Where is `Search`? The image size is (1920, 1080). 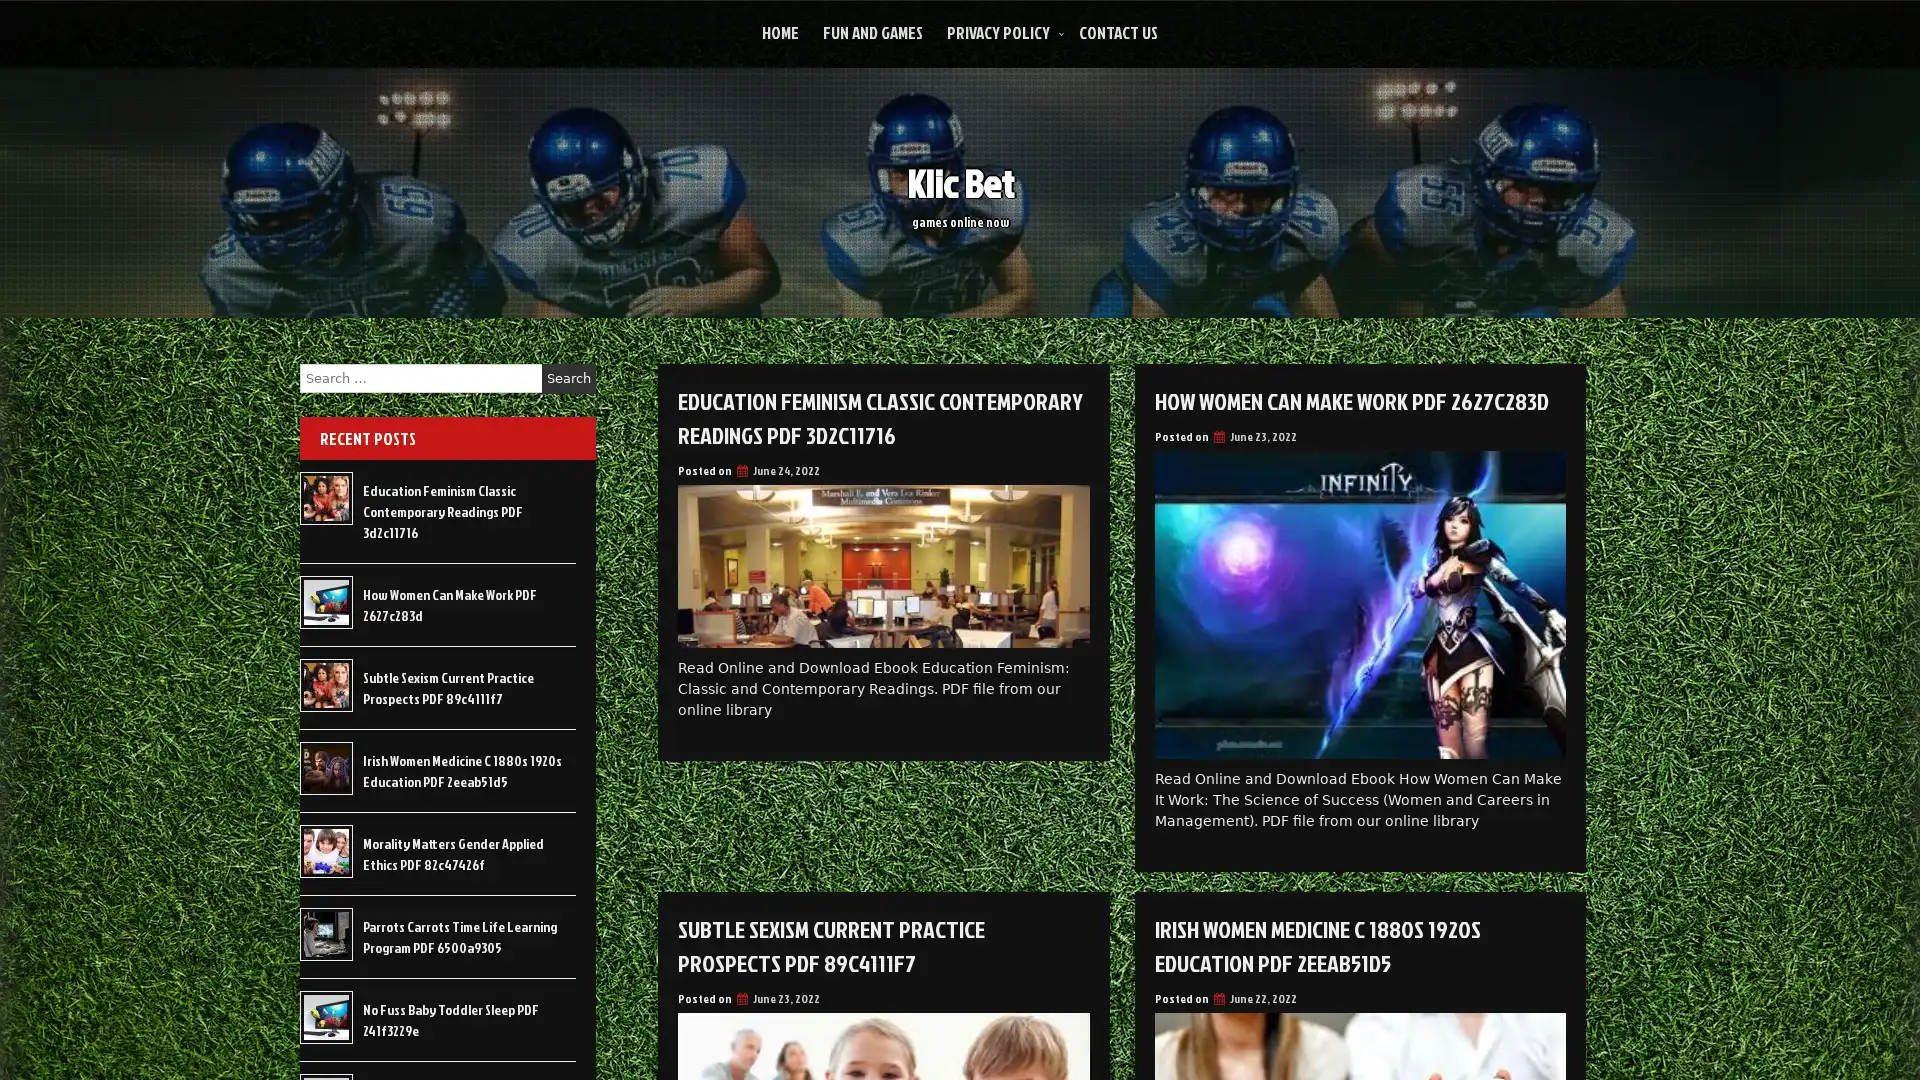
Search is located at coordinates (568, 378).